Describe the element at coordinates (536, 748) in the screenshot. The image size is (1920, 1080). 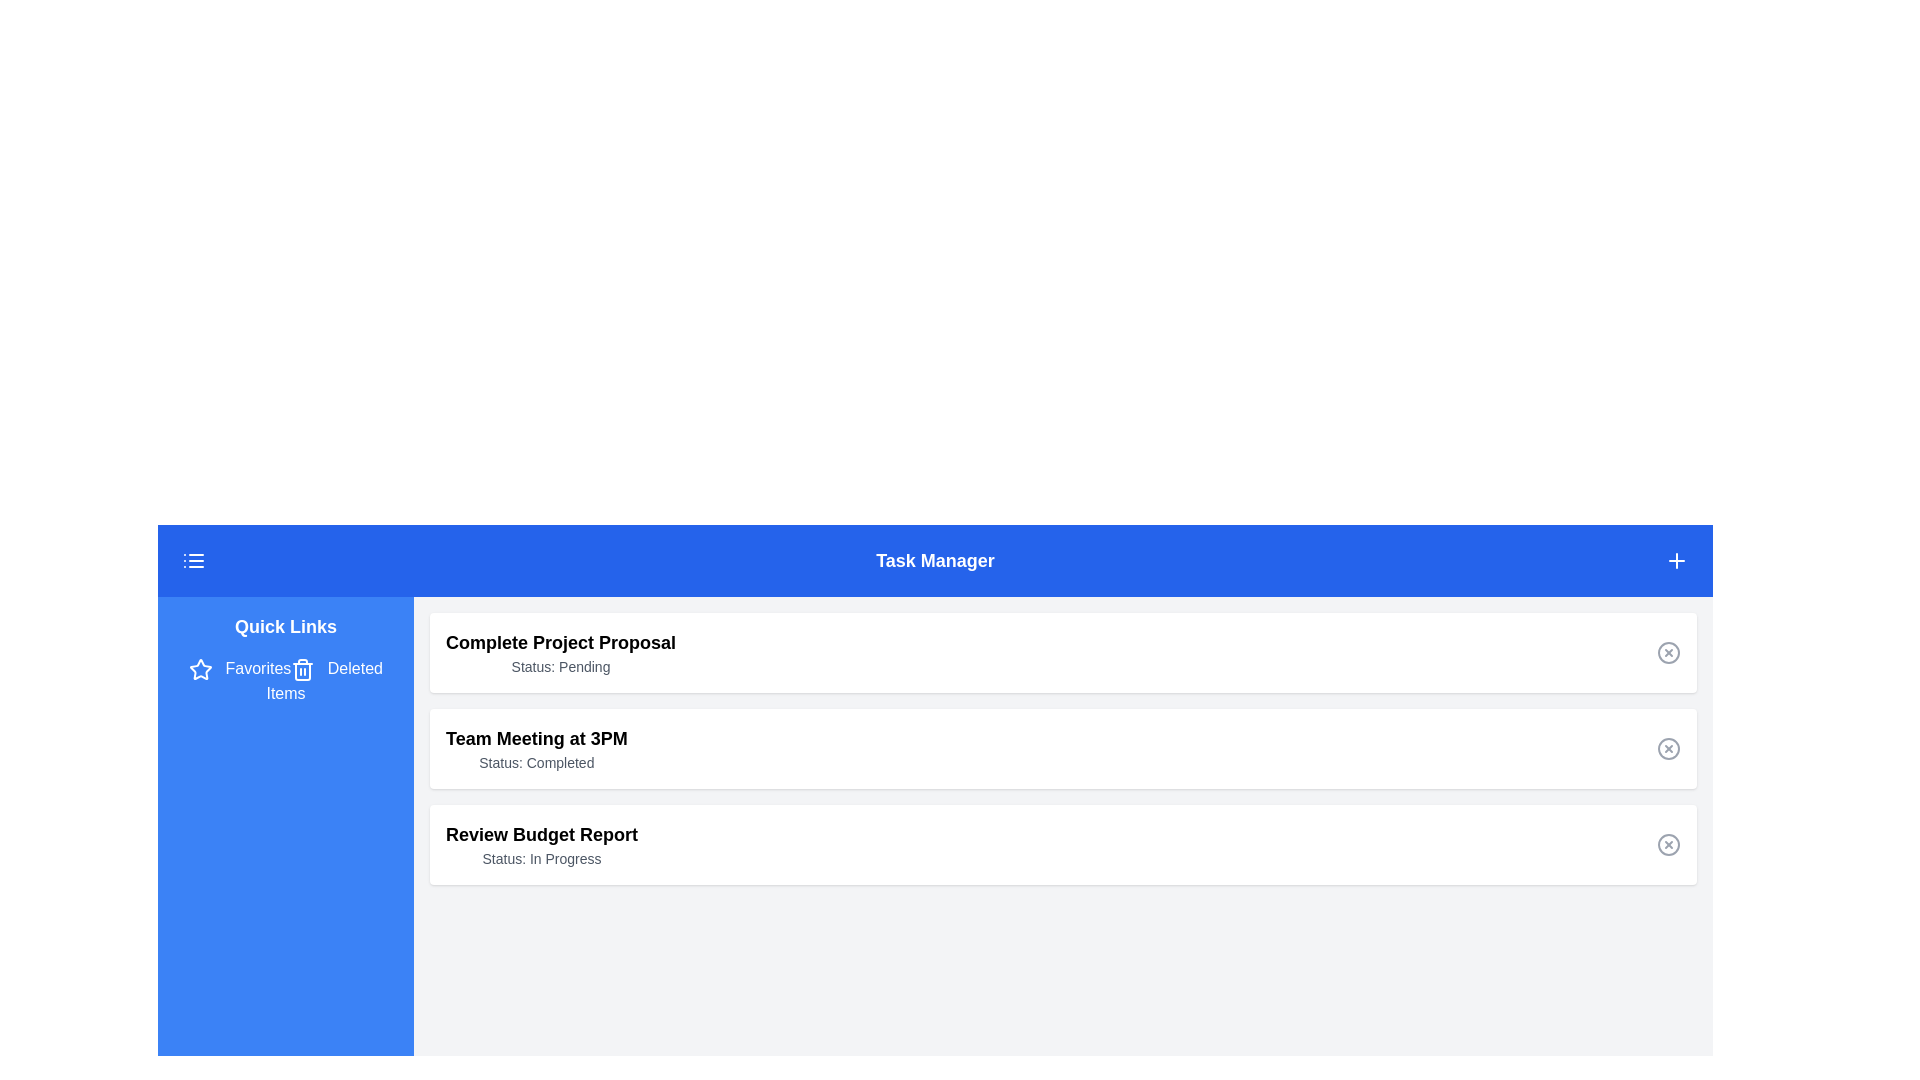
I see `the informational text block displaying 'Team Meeting at 3PM' and 'Status: Completed' in the task manager interface` at that location.